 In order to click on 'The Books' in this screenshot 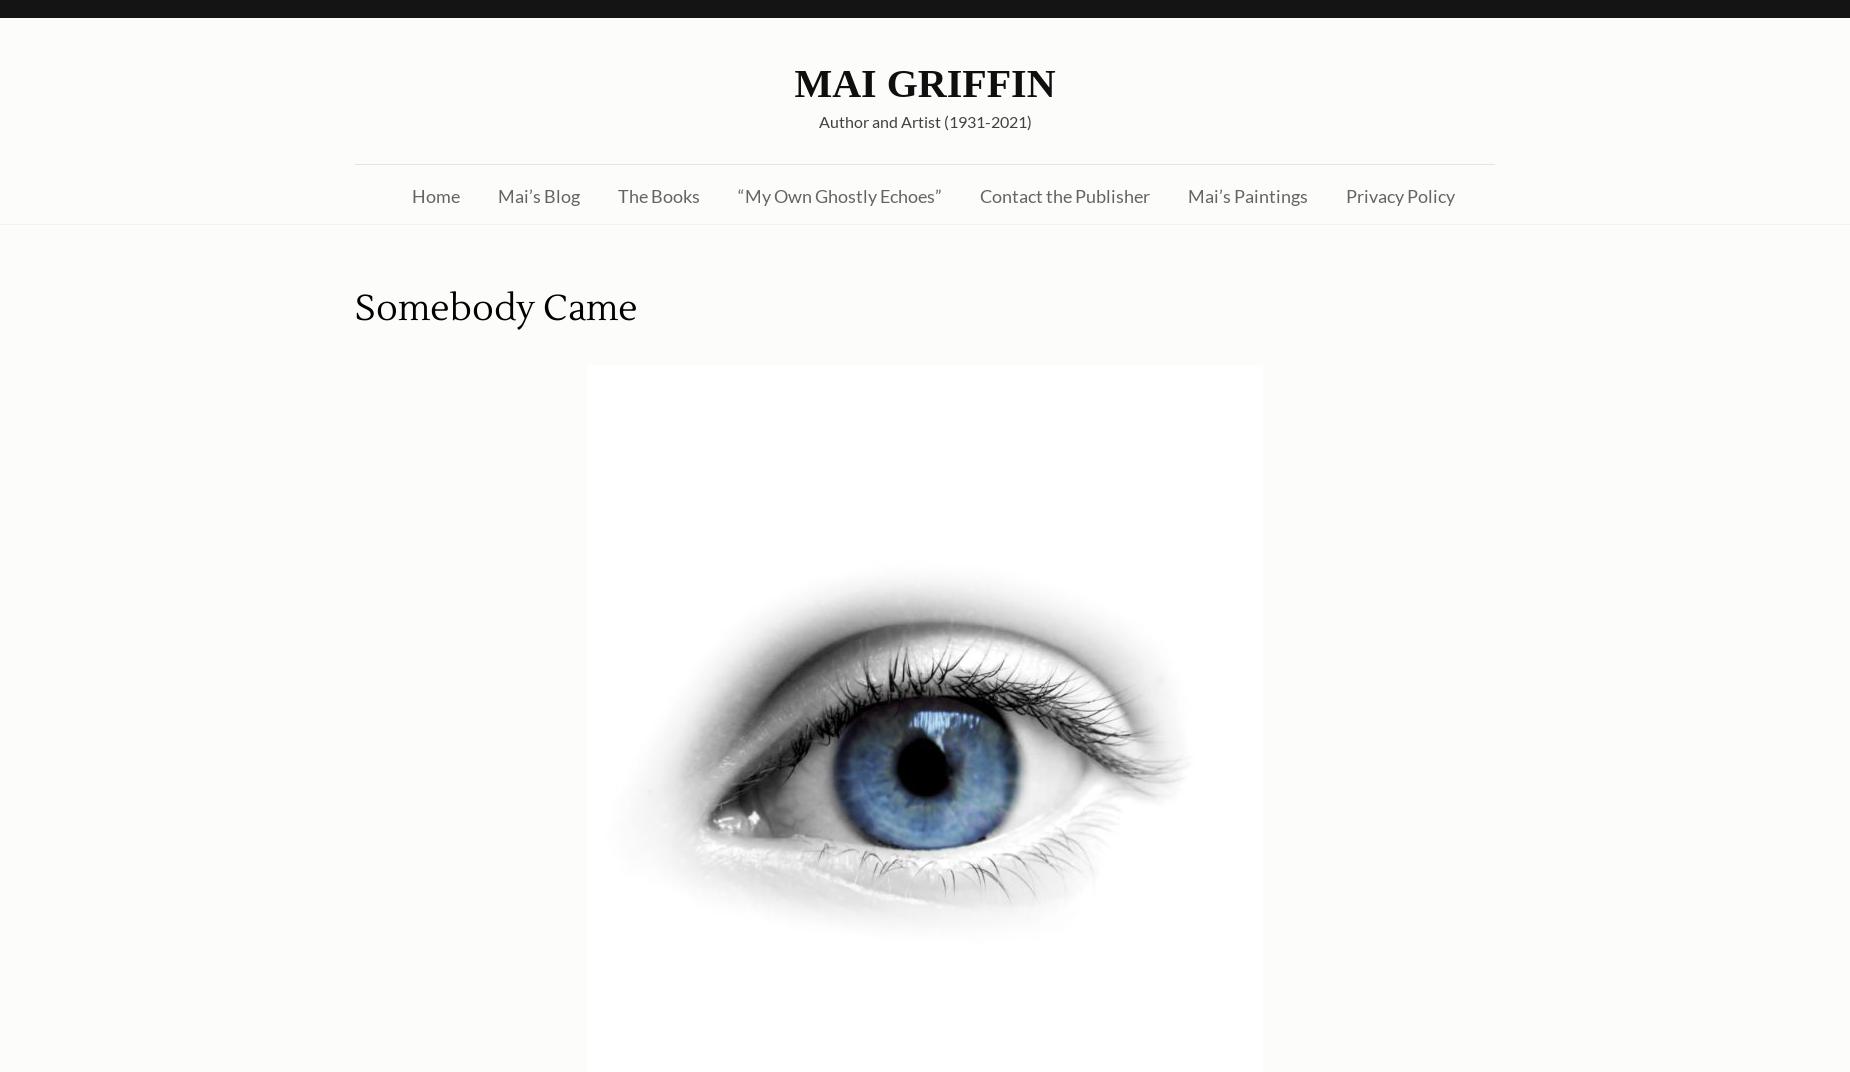, I will do `click(658, 194)`.